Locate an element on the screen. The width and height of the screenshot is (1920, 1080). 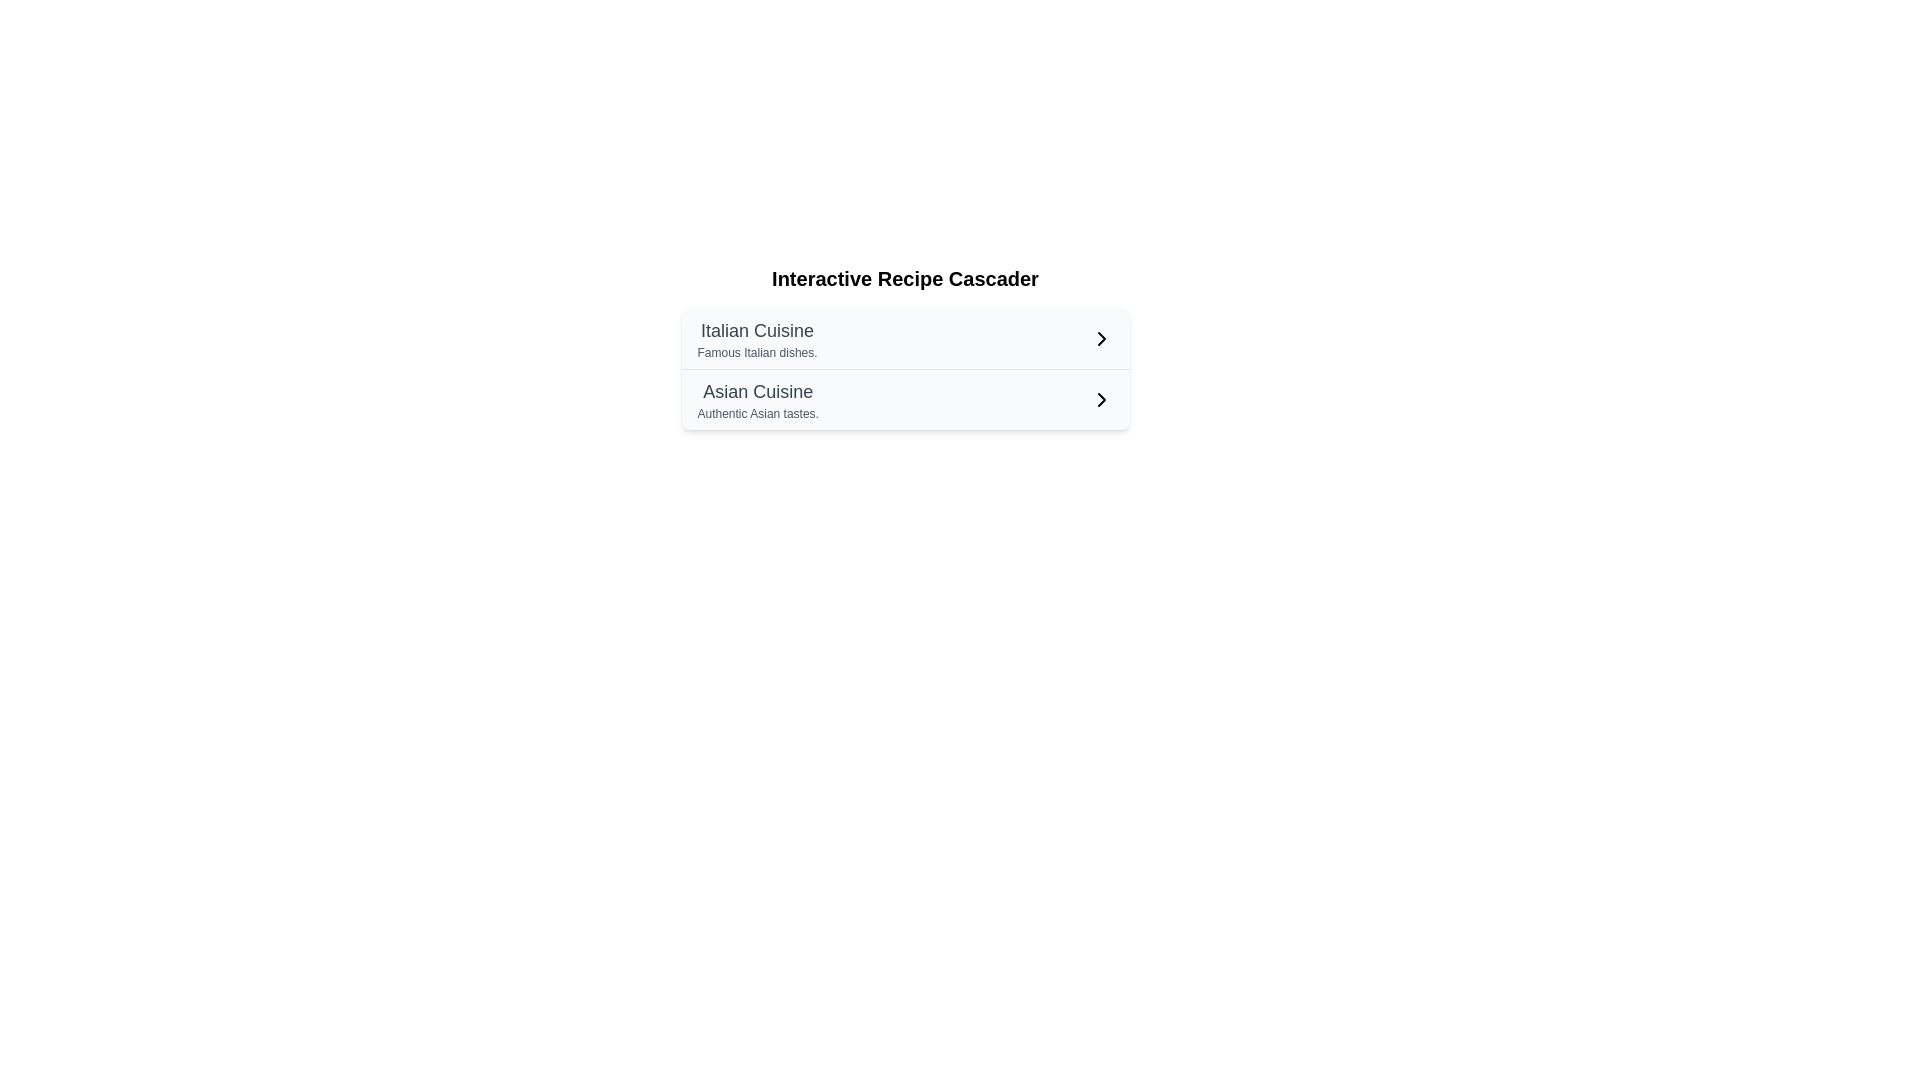
the selectable option labeled 'Asian Cuisine' which is the second item in the list under 'Interactive Recipe Cascader' is located at coordinates (904, 399).